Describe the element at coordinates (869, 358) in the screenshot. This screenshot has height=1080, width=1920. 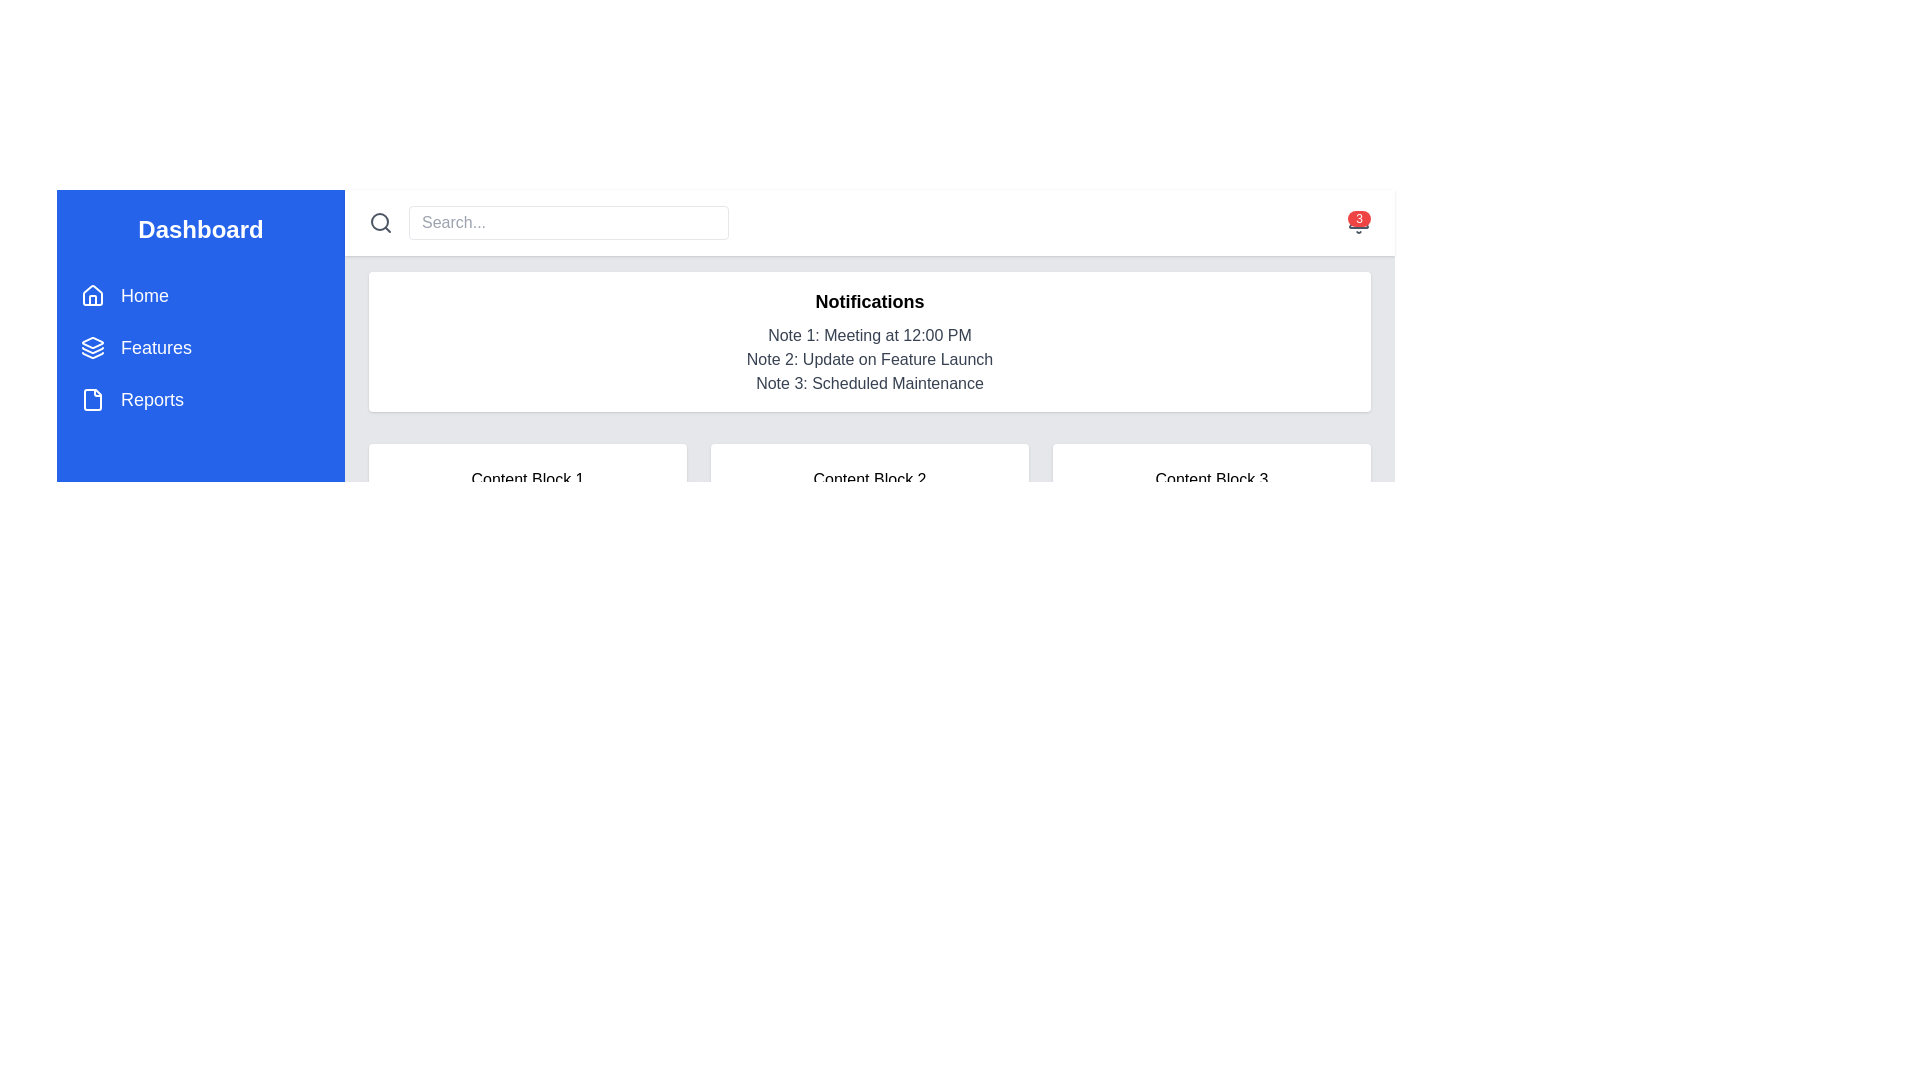
I see `static text component displaying 'Note 2: Update on Feature Launch', which is the second entry in the notifications list` at that location.